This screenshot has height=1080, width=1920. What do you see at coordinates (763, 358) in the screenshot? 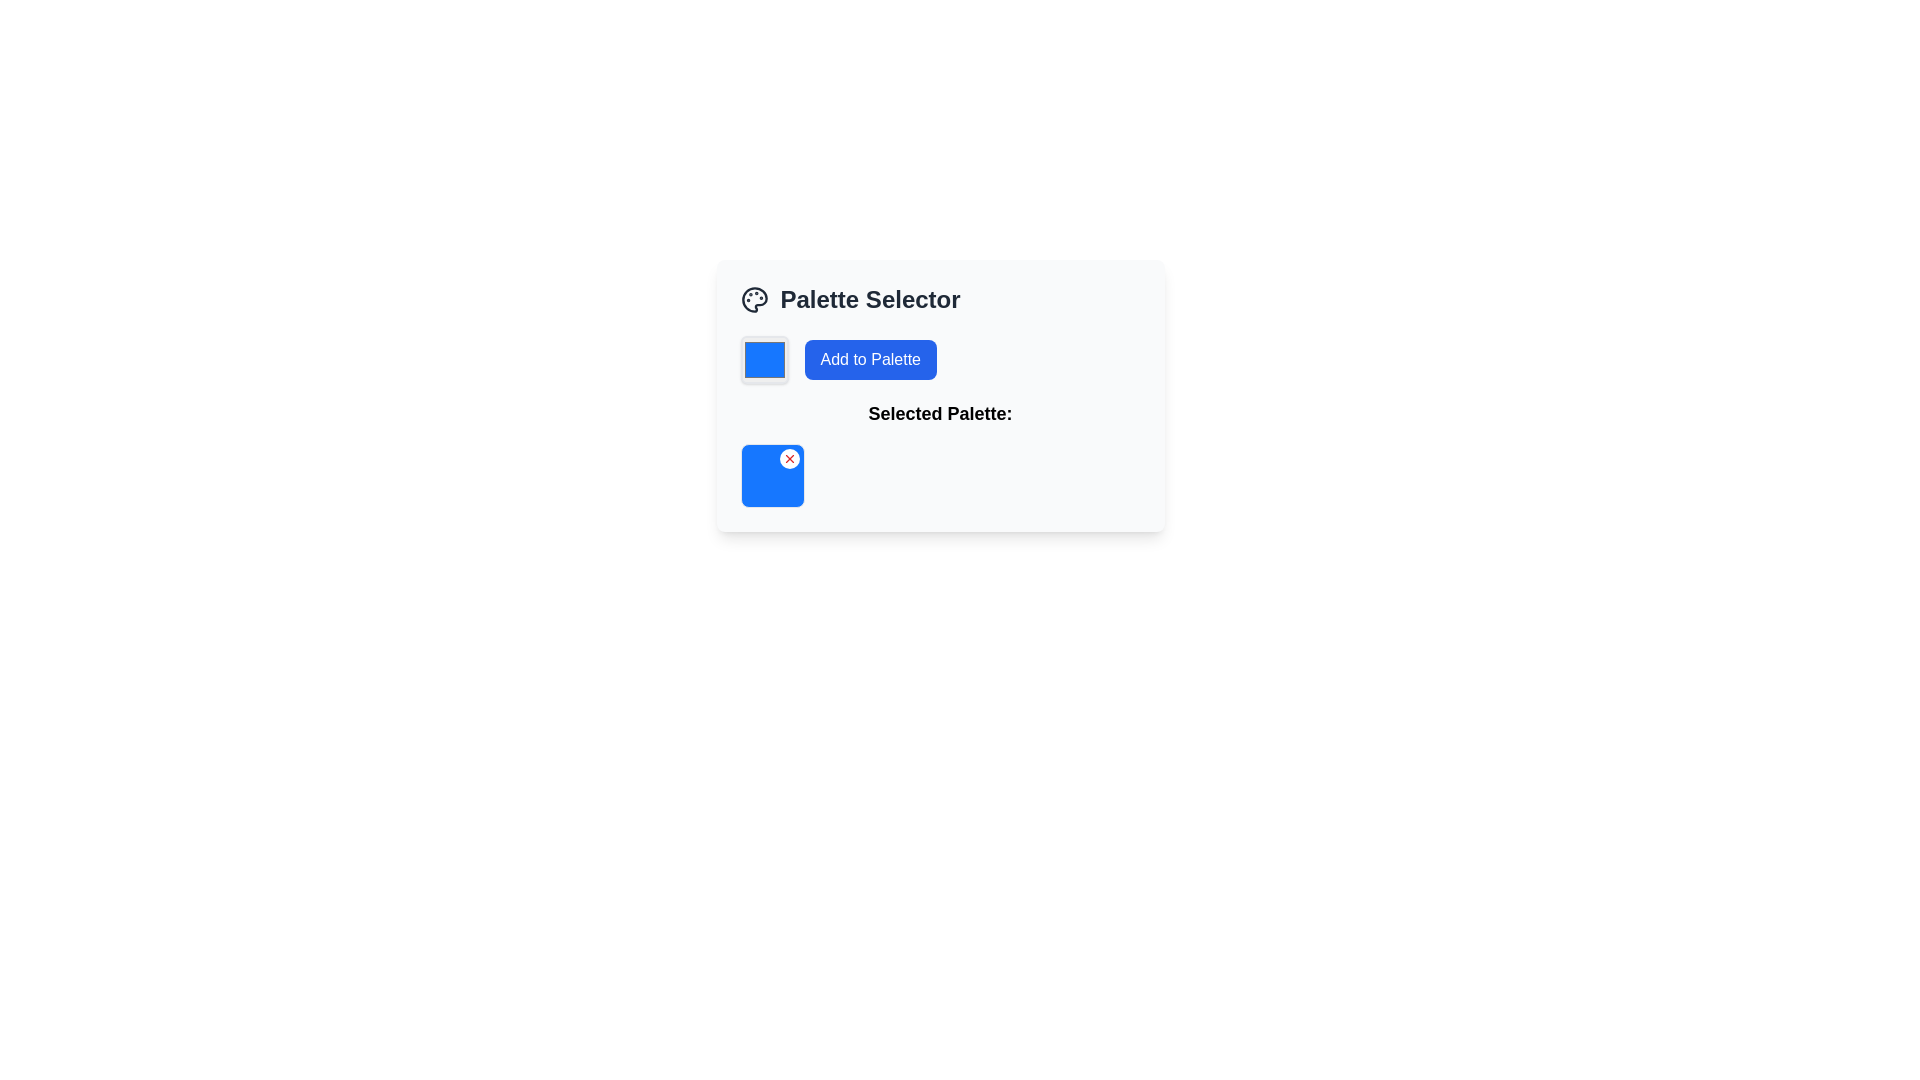
I see `the Color picker tile, which is a square-shaped blue component with a rounded edge located to the left of the 'Add to Palette' button` at bounding box center [763, 358].